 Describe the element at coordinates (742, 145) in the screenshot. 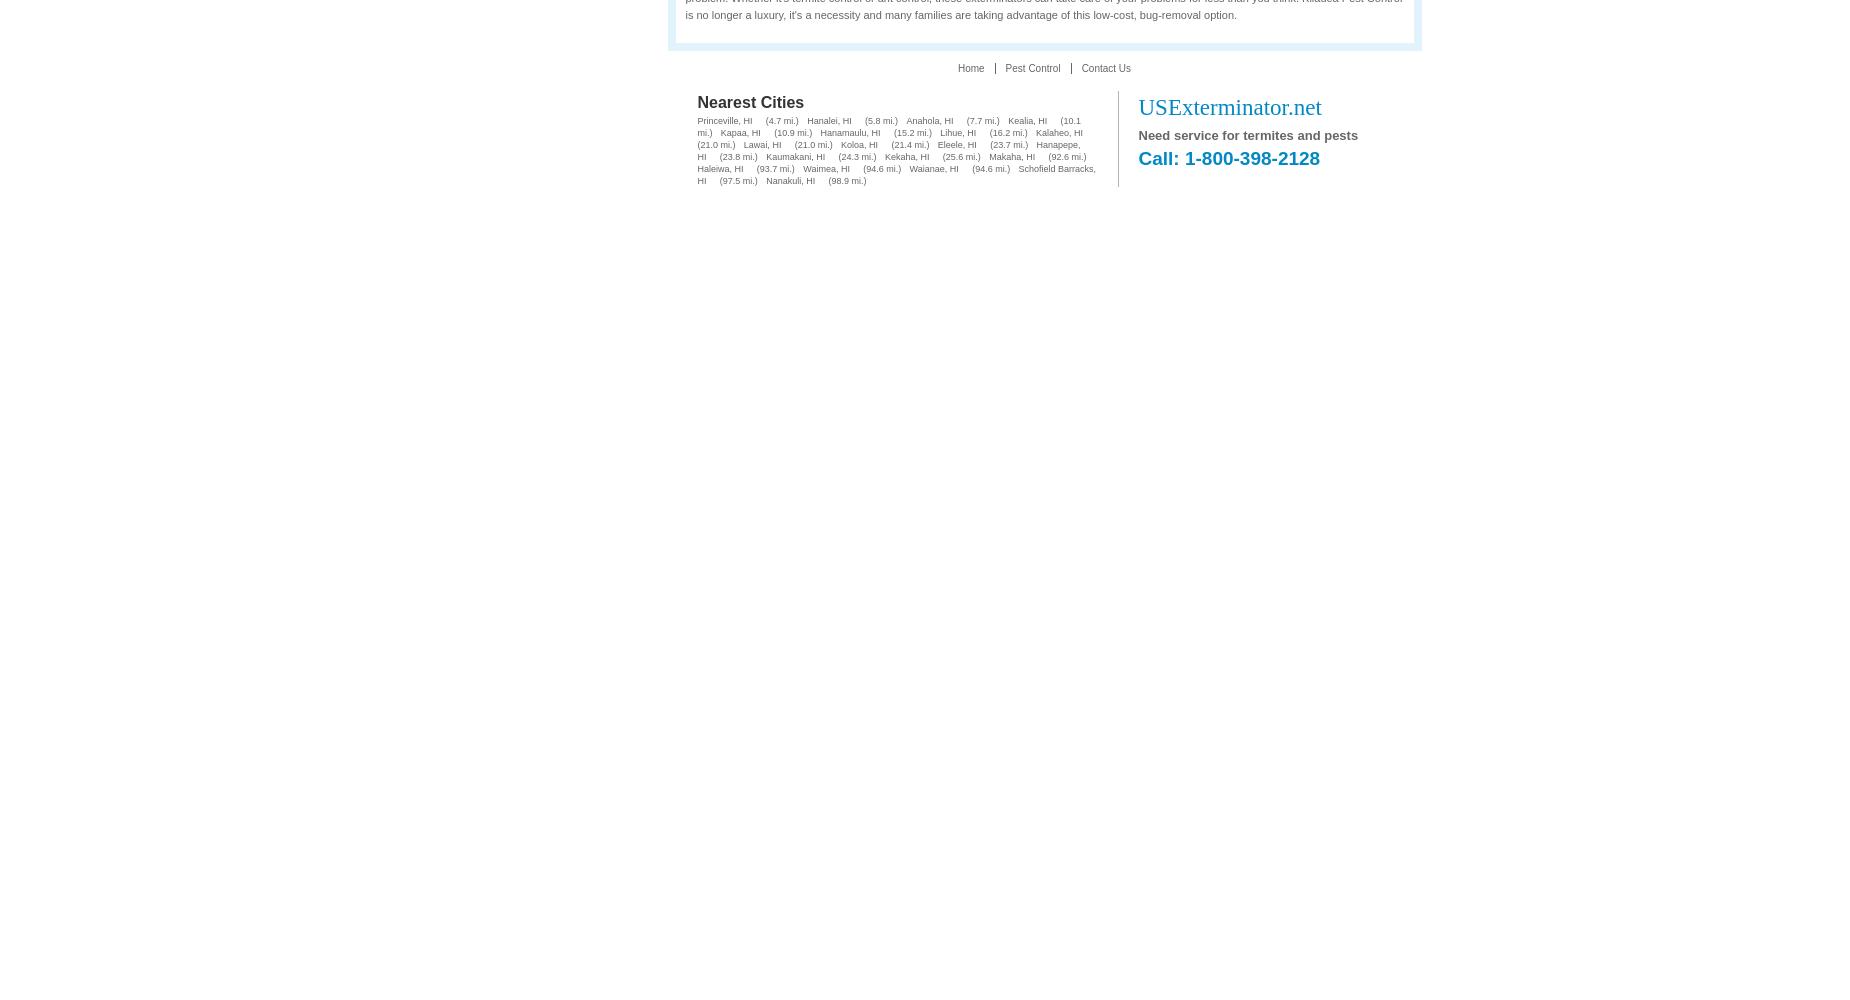

I see `'Lawai, HI'` at that location.